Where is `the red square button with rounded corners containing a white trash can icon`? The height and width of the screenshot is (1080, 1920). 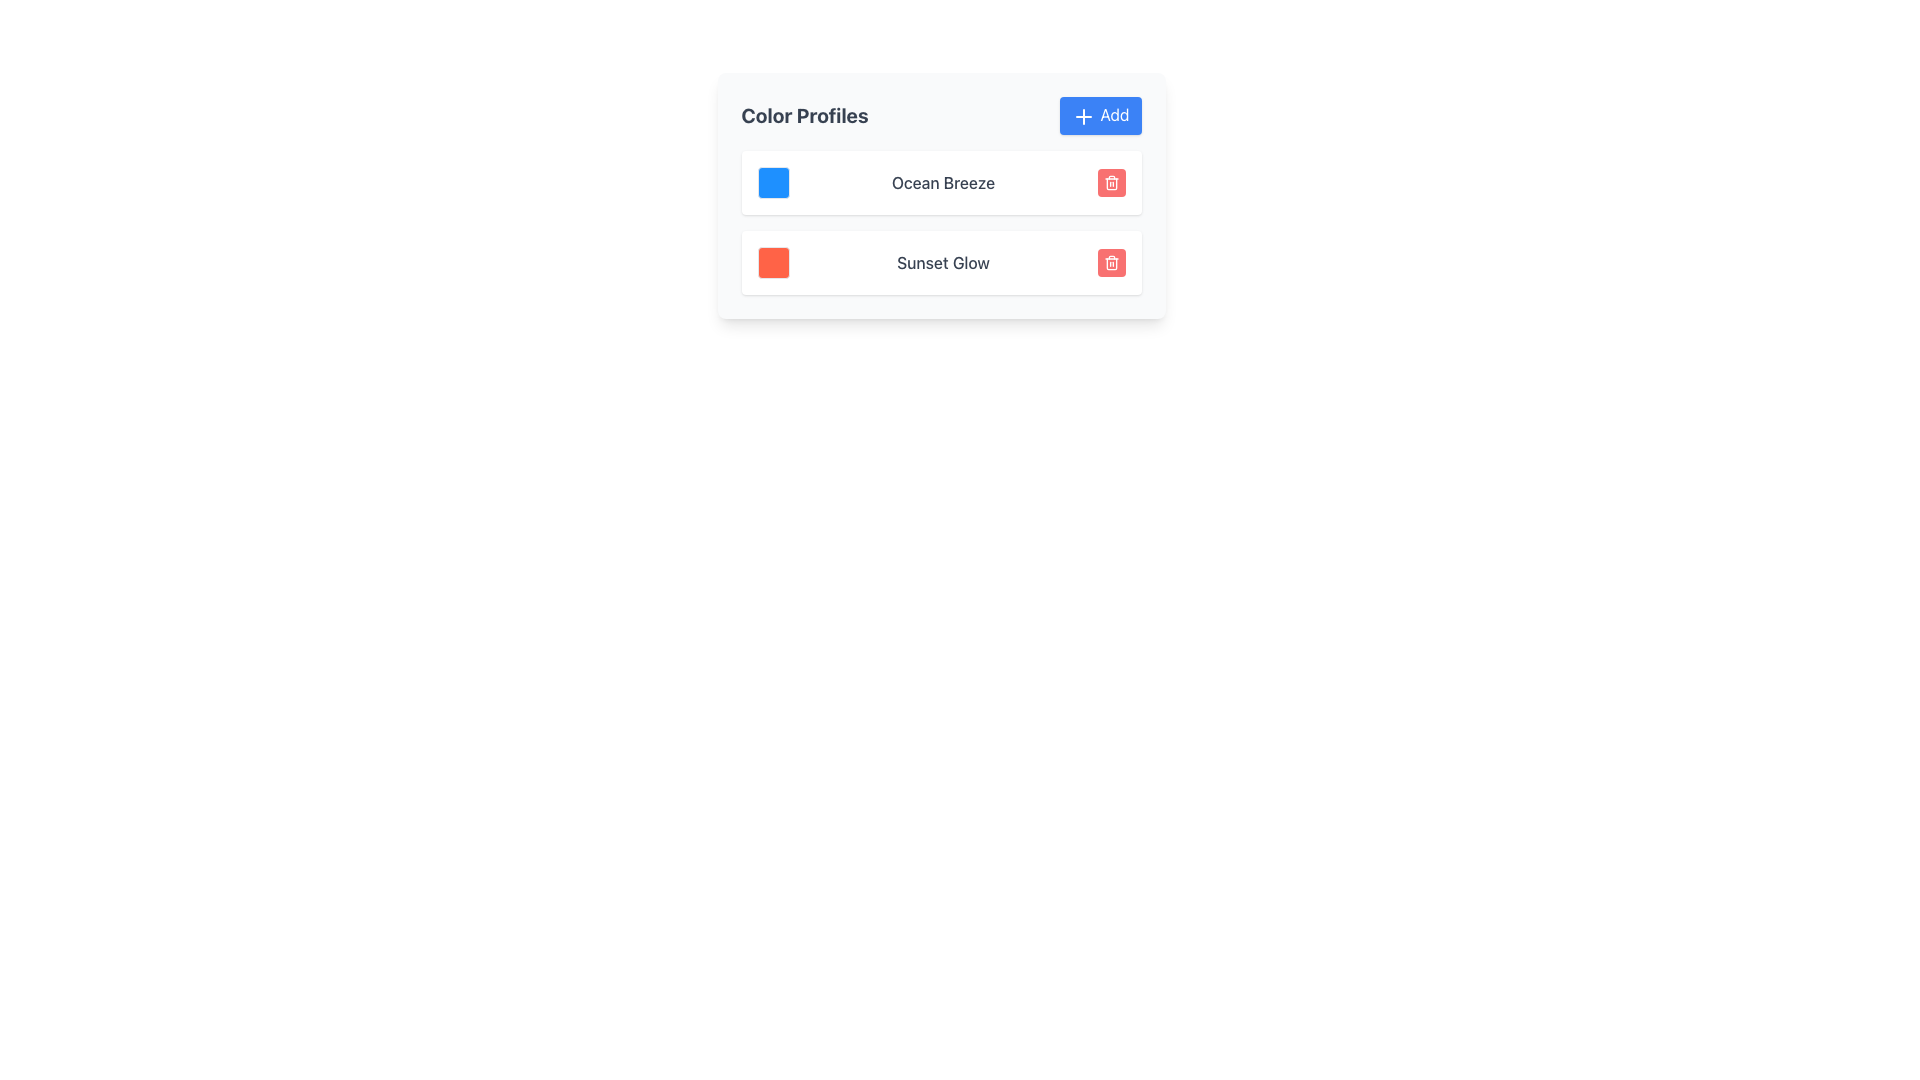 the red square button with rounded corners containing a white trash can icon is located at coordinates (1110, 261).